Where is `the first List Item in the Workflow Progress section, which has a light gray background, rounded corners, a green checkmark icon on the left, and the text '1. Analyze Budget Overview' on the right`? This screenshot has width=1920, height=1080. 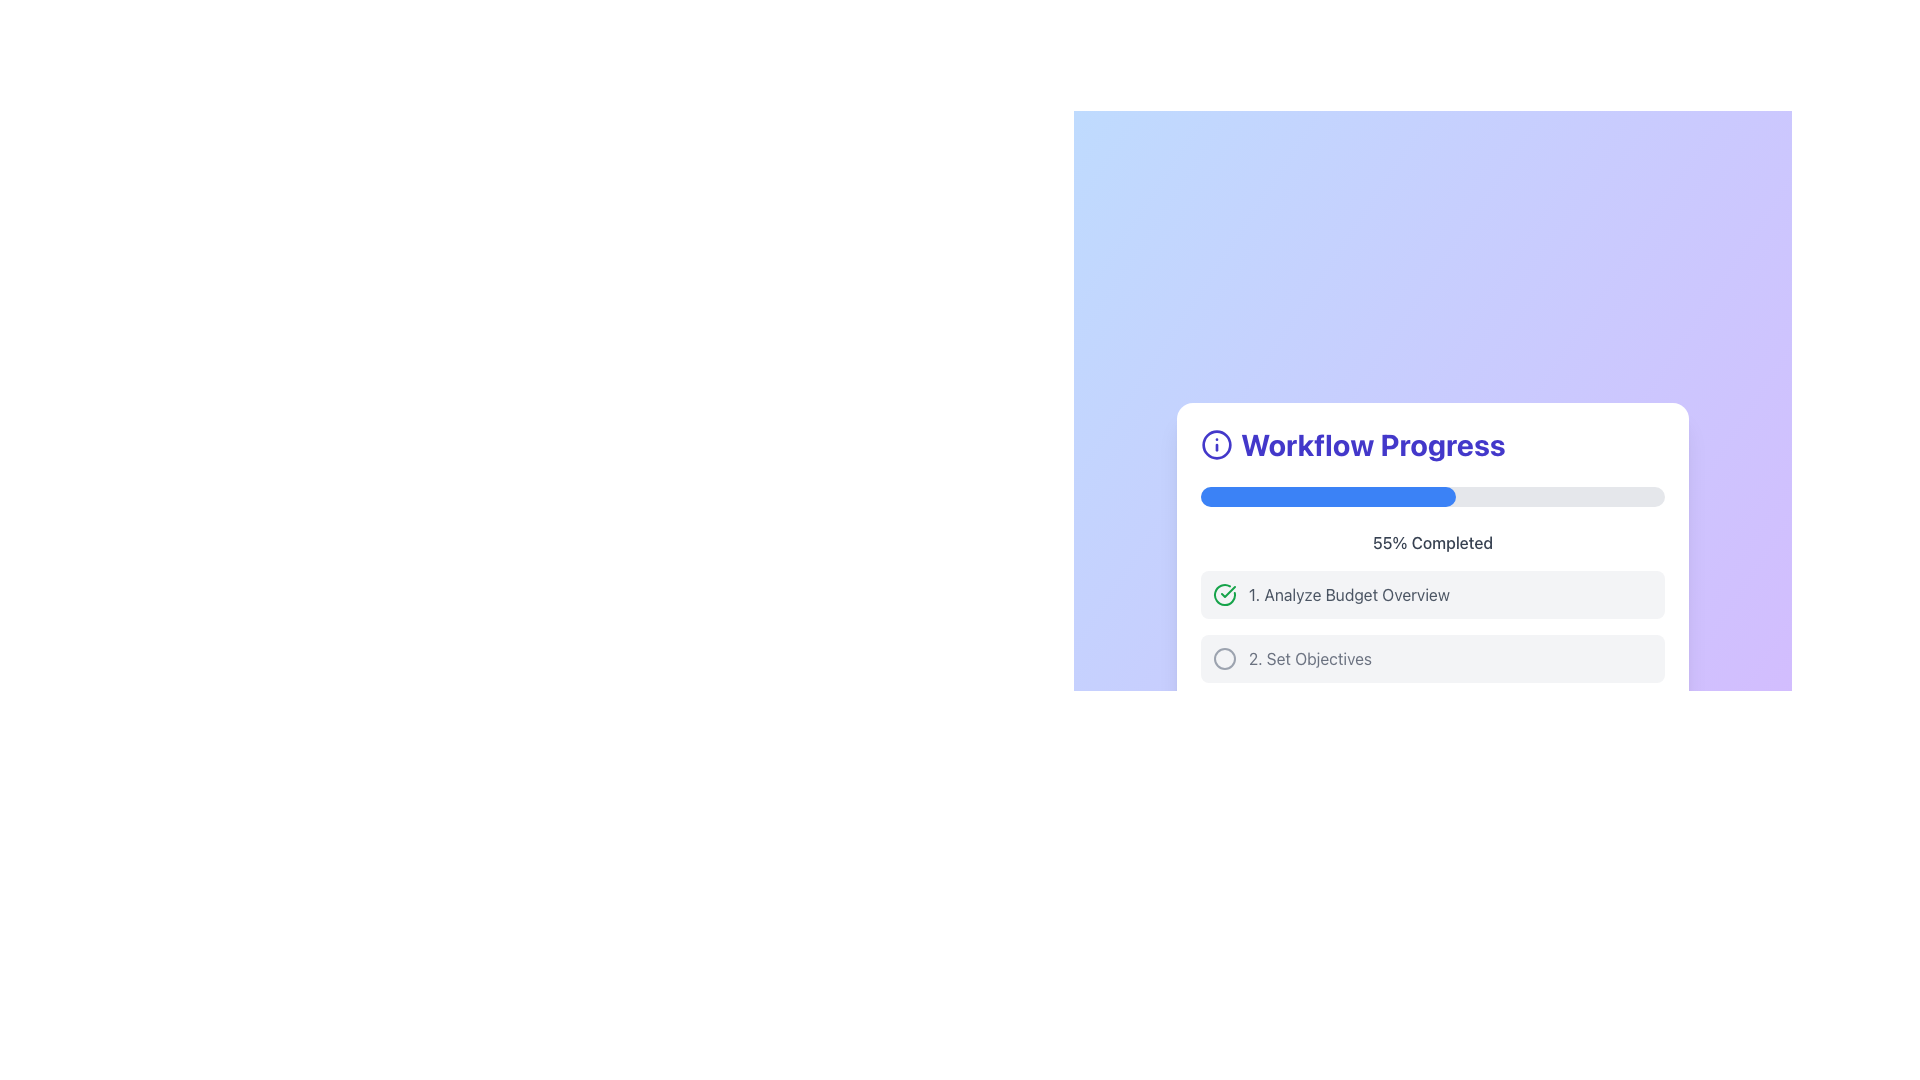
the first List Item in the Workflow Progress section, which has a light gray background, rounded corners, a green checkmark icon on the left, and the text '1. Analyze Budget Overview' on the right is located at coordinates (1432, 593).